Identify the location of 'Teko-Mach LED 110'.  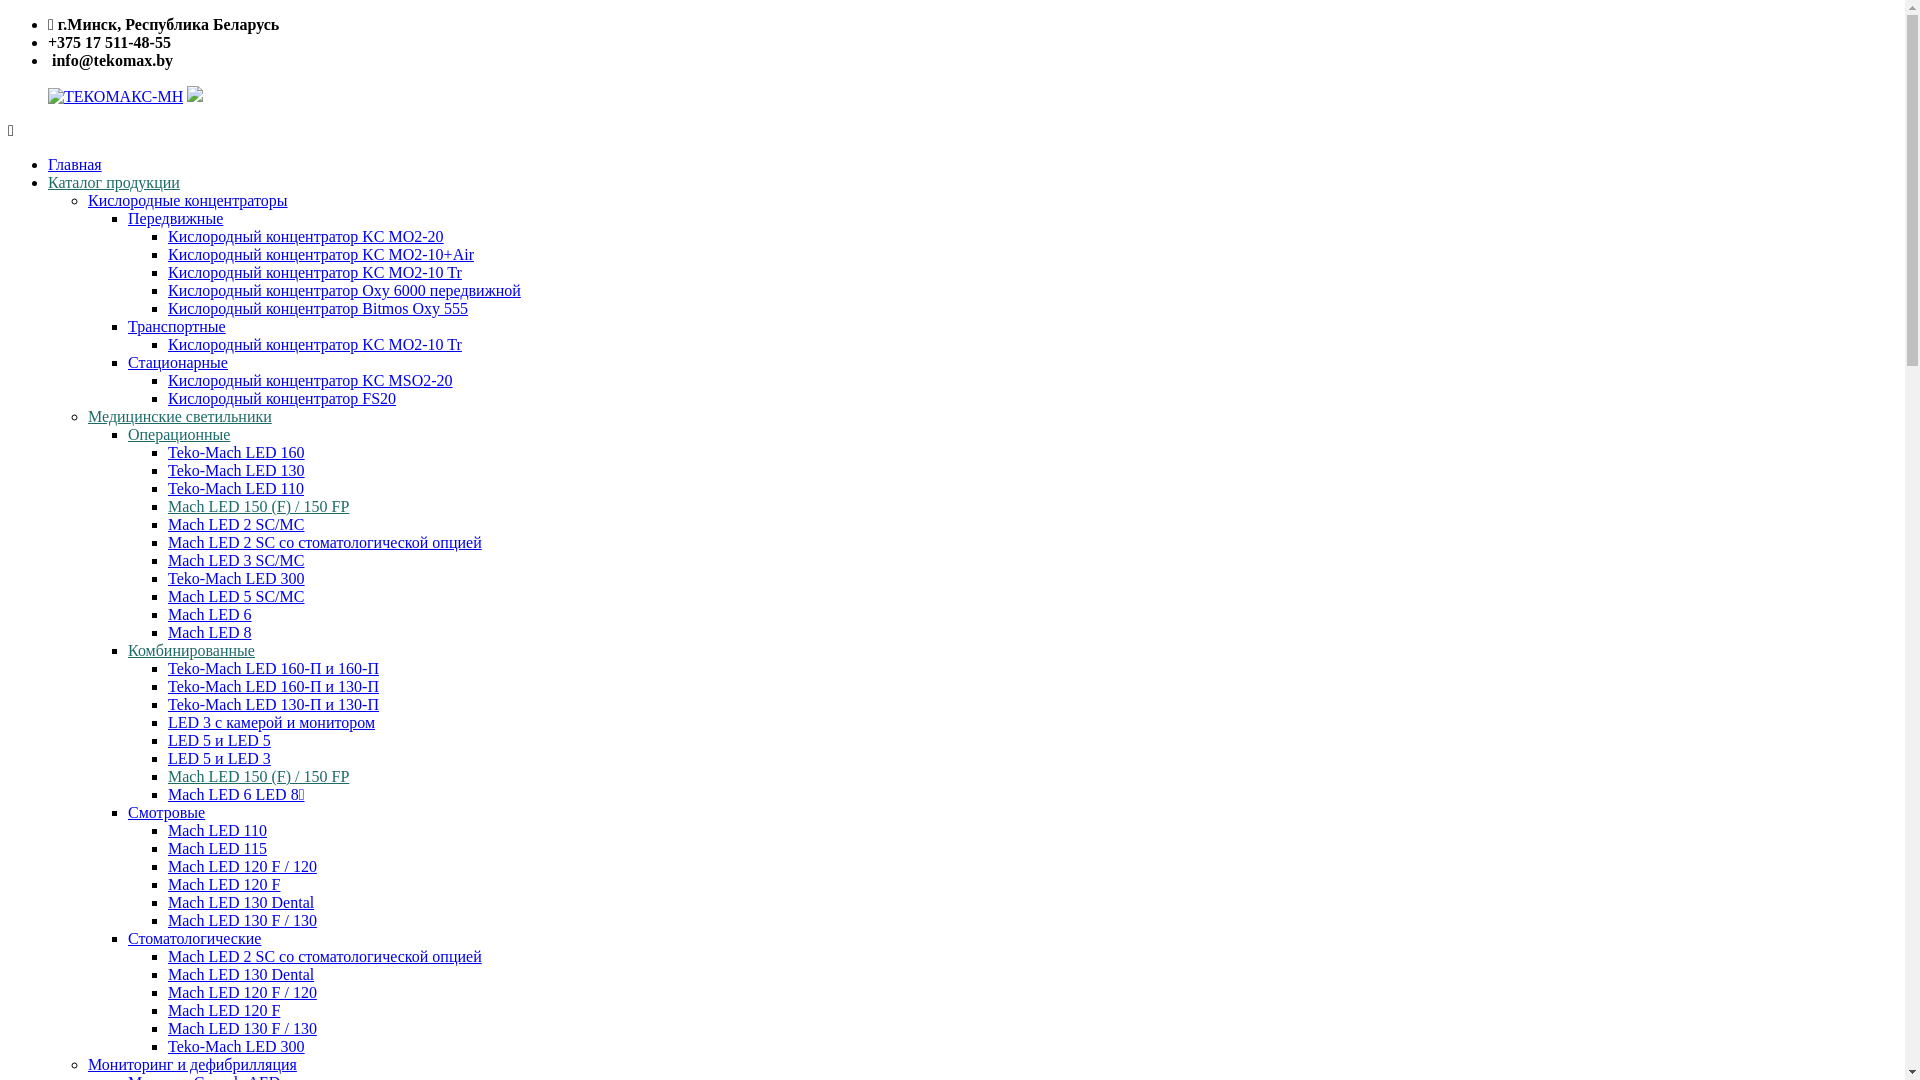
(235, 488).